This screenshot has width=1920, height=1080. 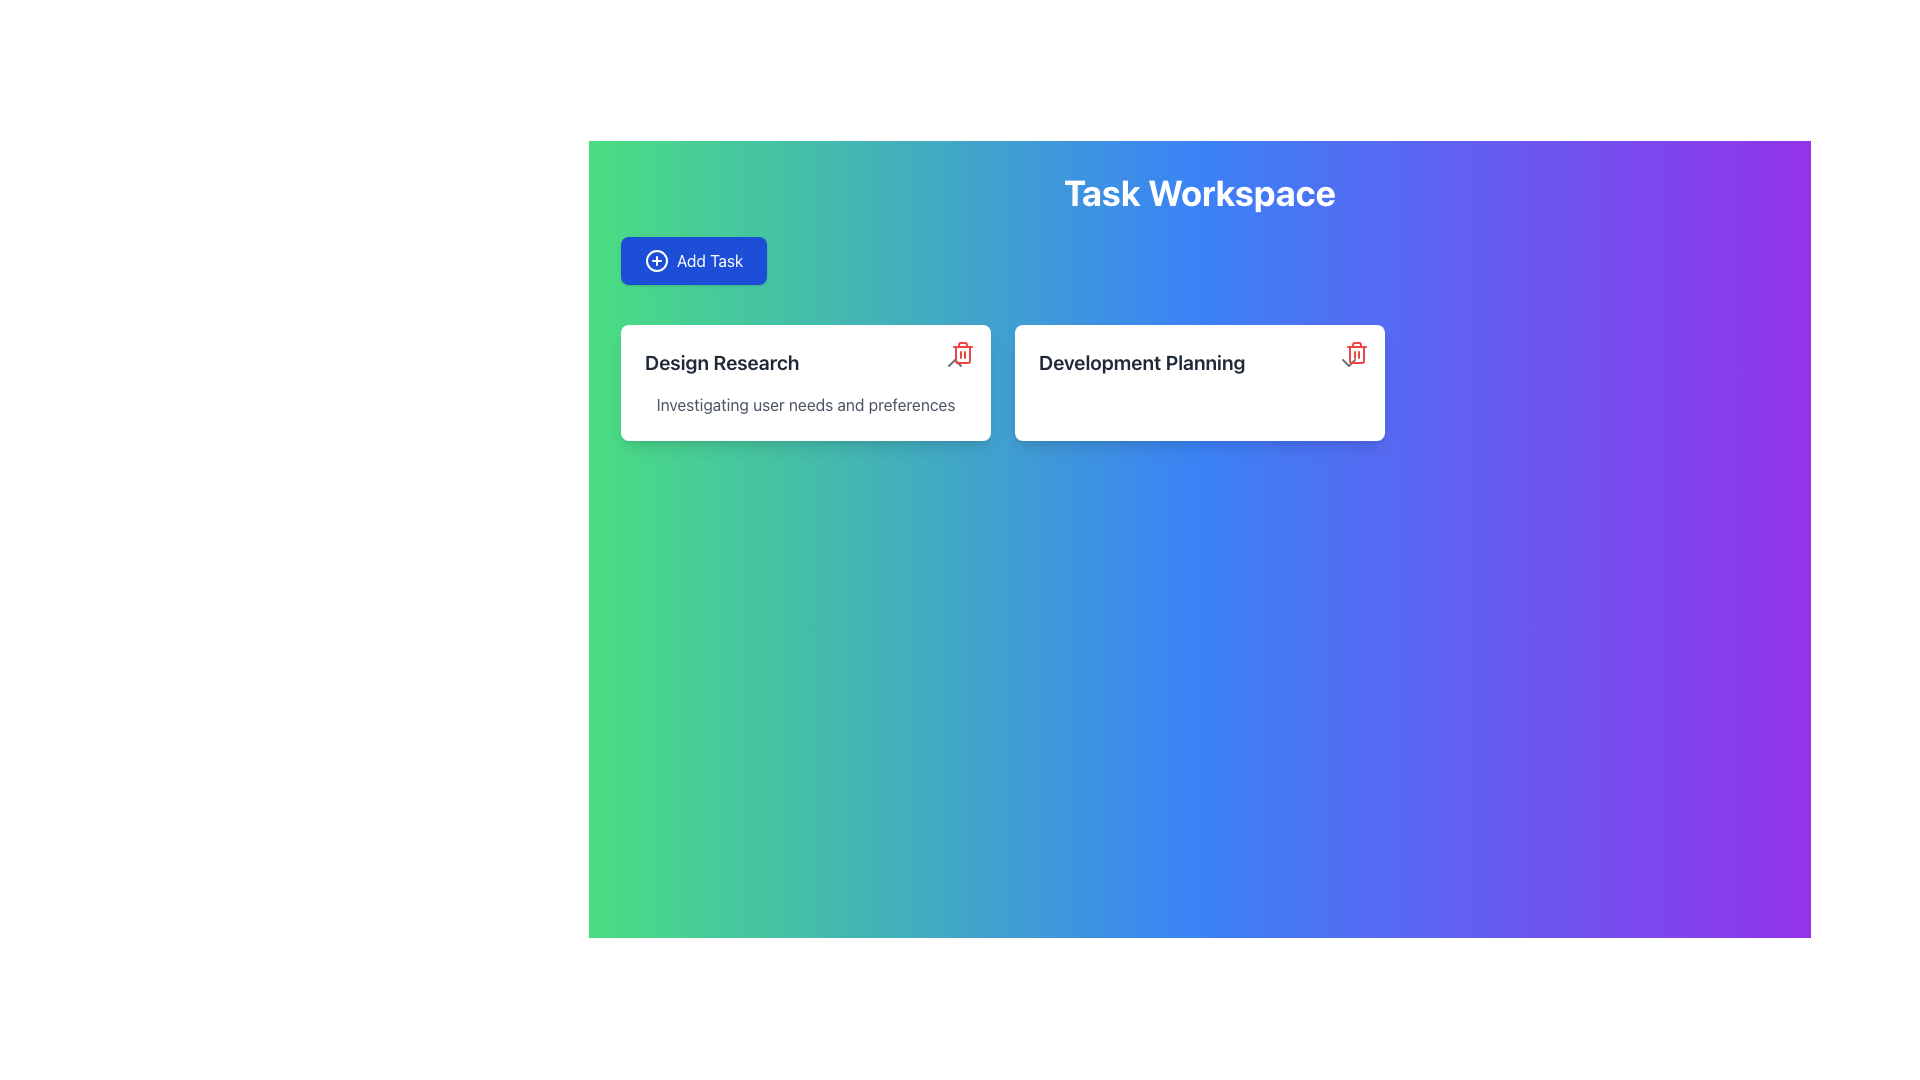 What do you see at coordinates (657, 260) in the screenshot?
I see `the graphical icon resembling a circle with a plus sign inside it, which is part of the 'Add Task' button` at bounding box center [657, 260].